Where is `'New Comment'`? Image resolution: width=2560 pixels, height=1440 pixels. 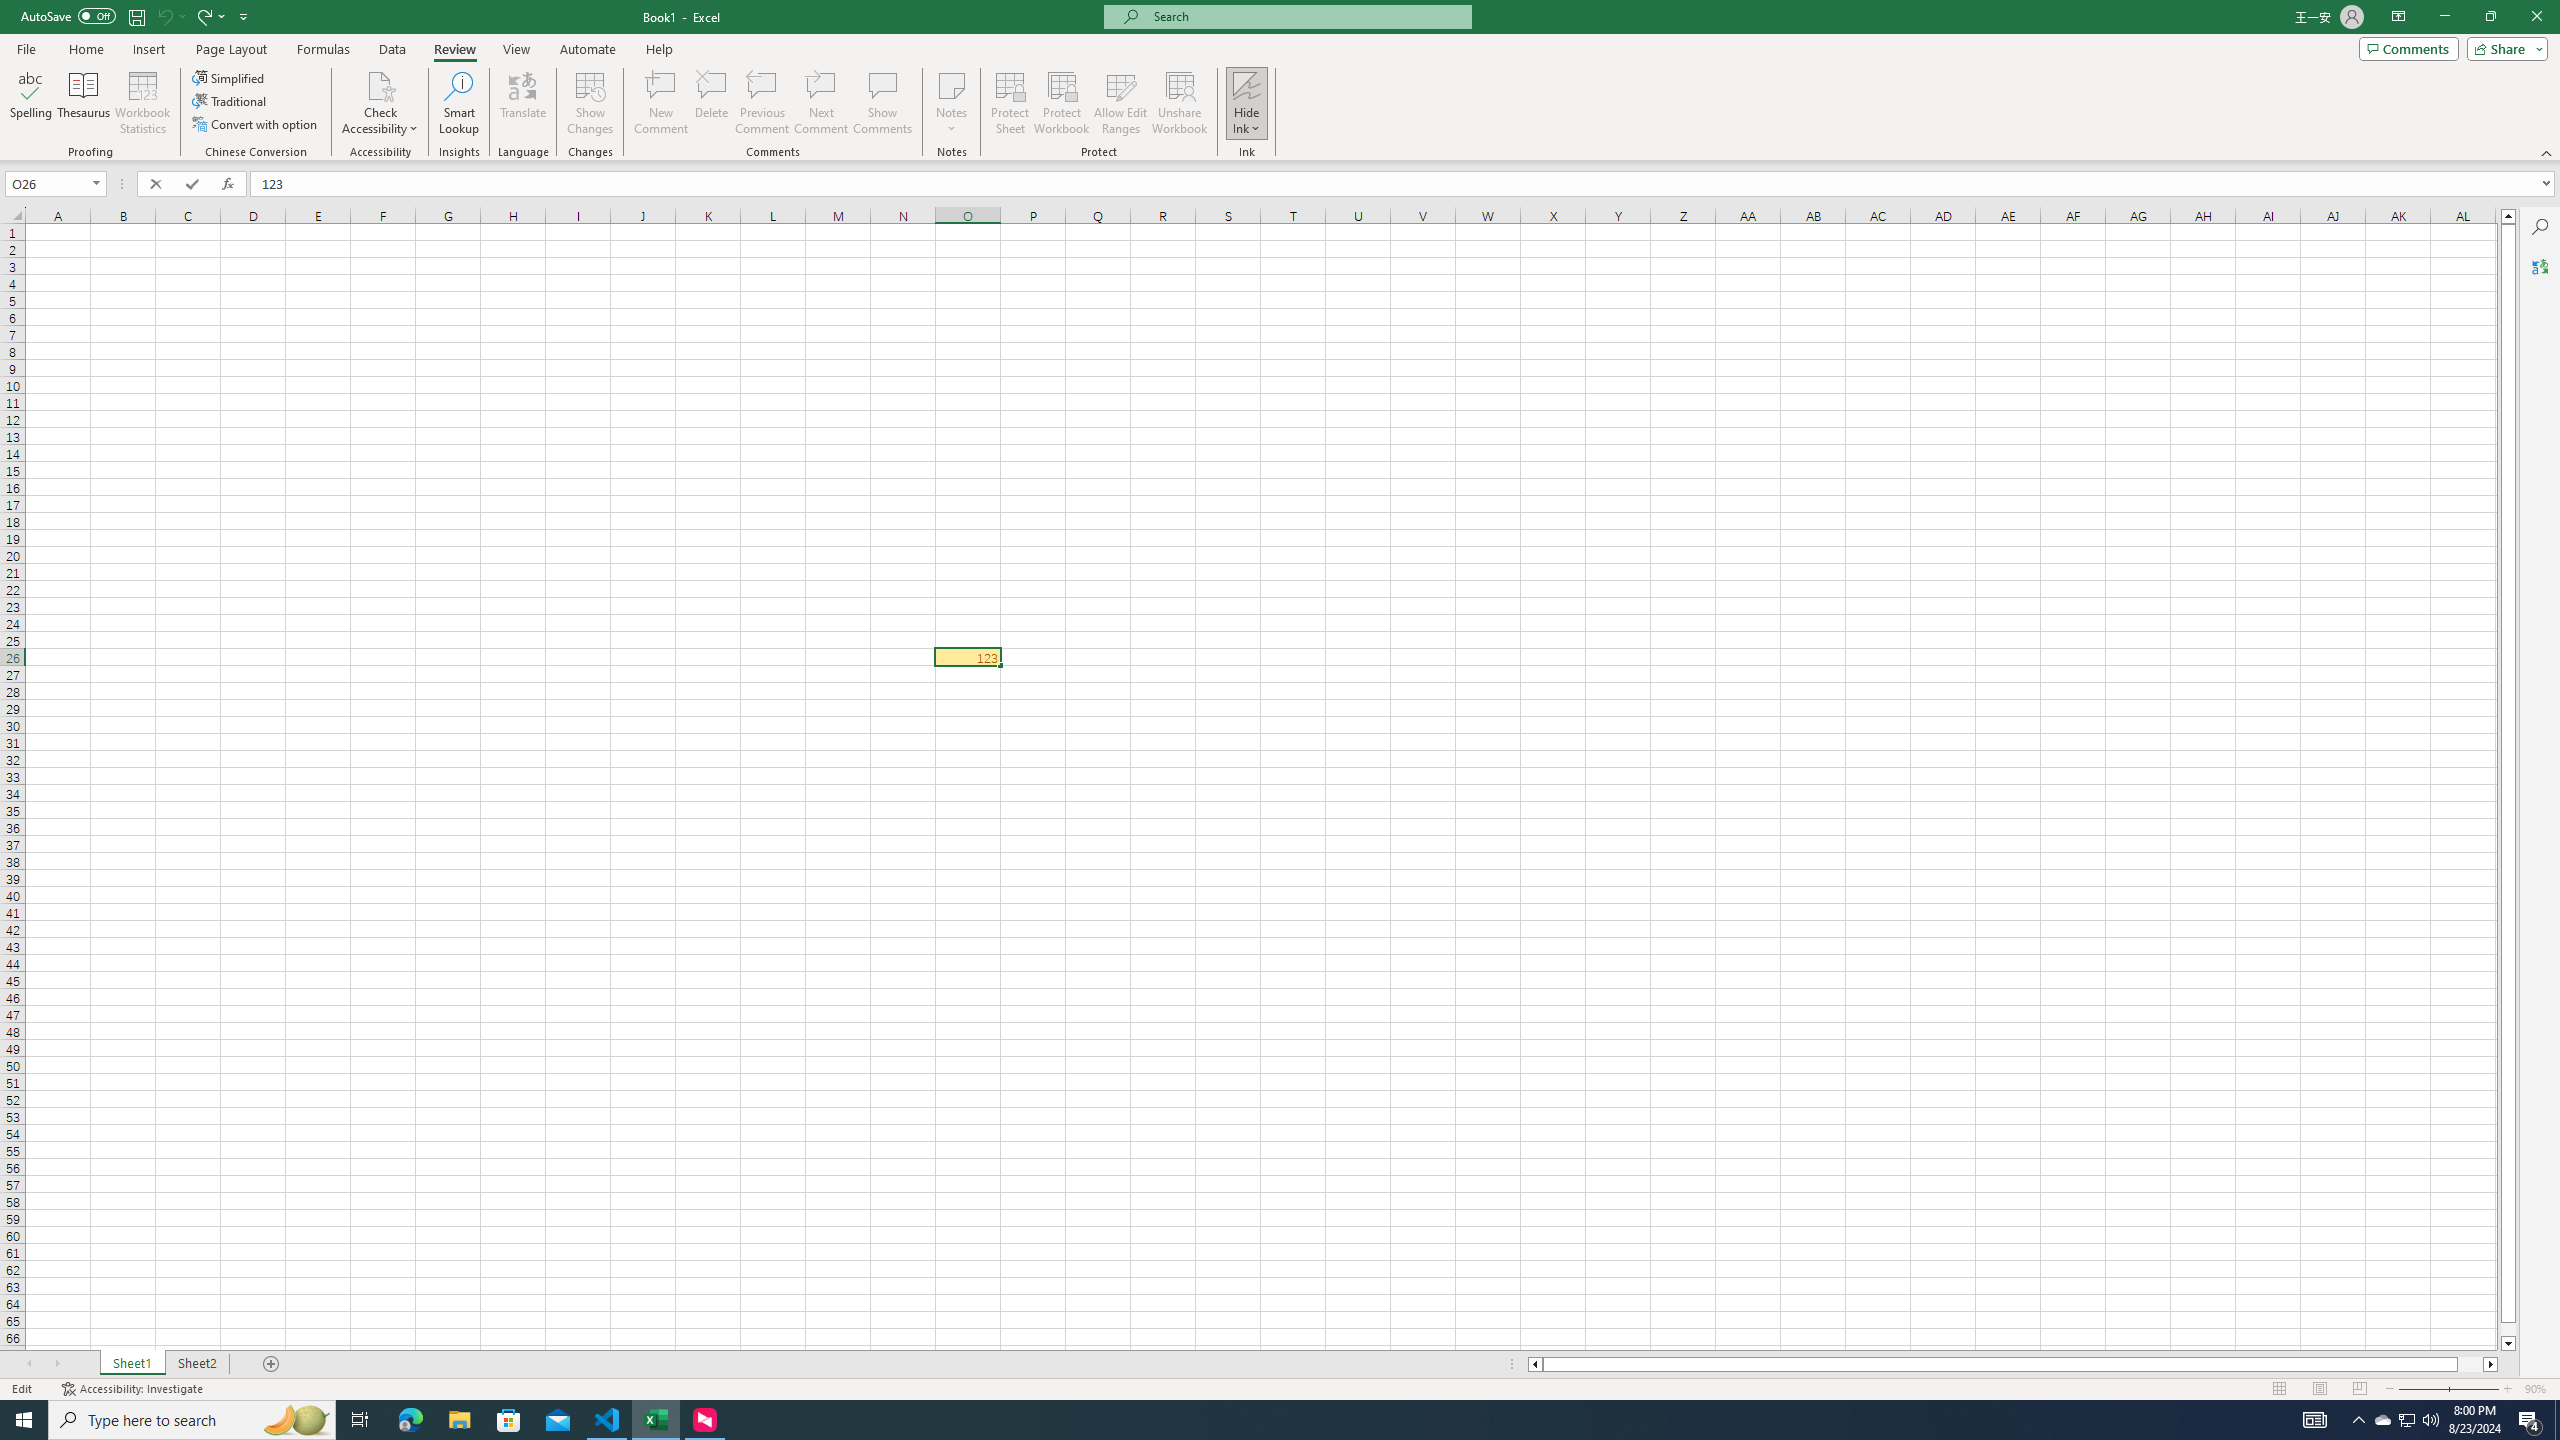
'New Comment' is located at coordinates (660, 103).